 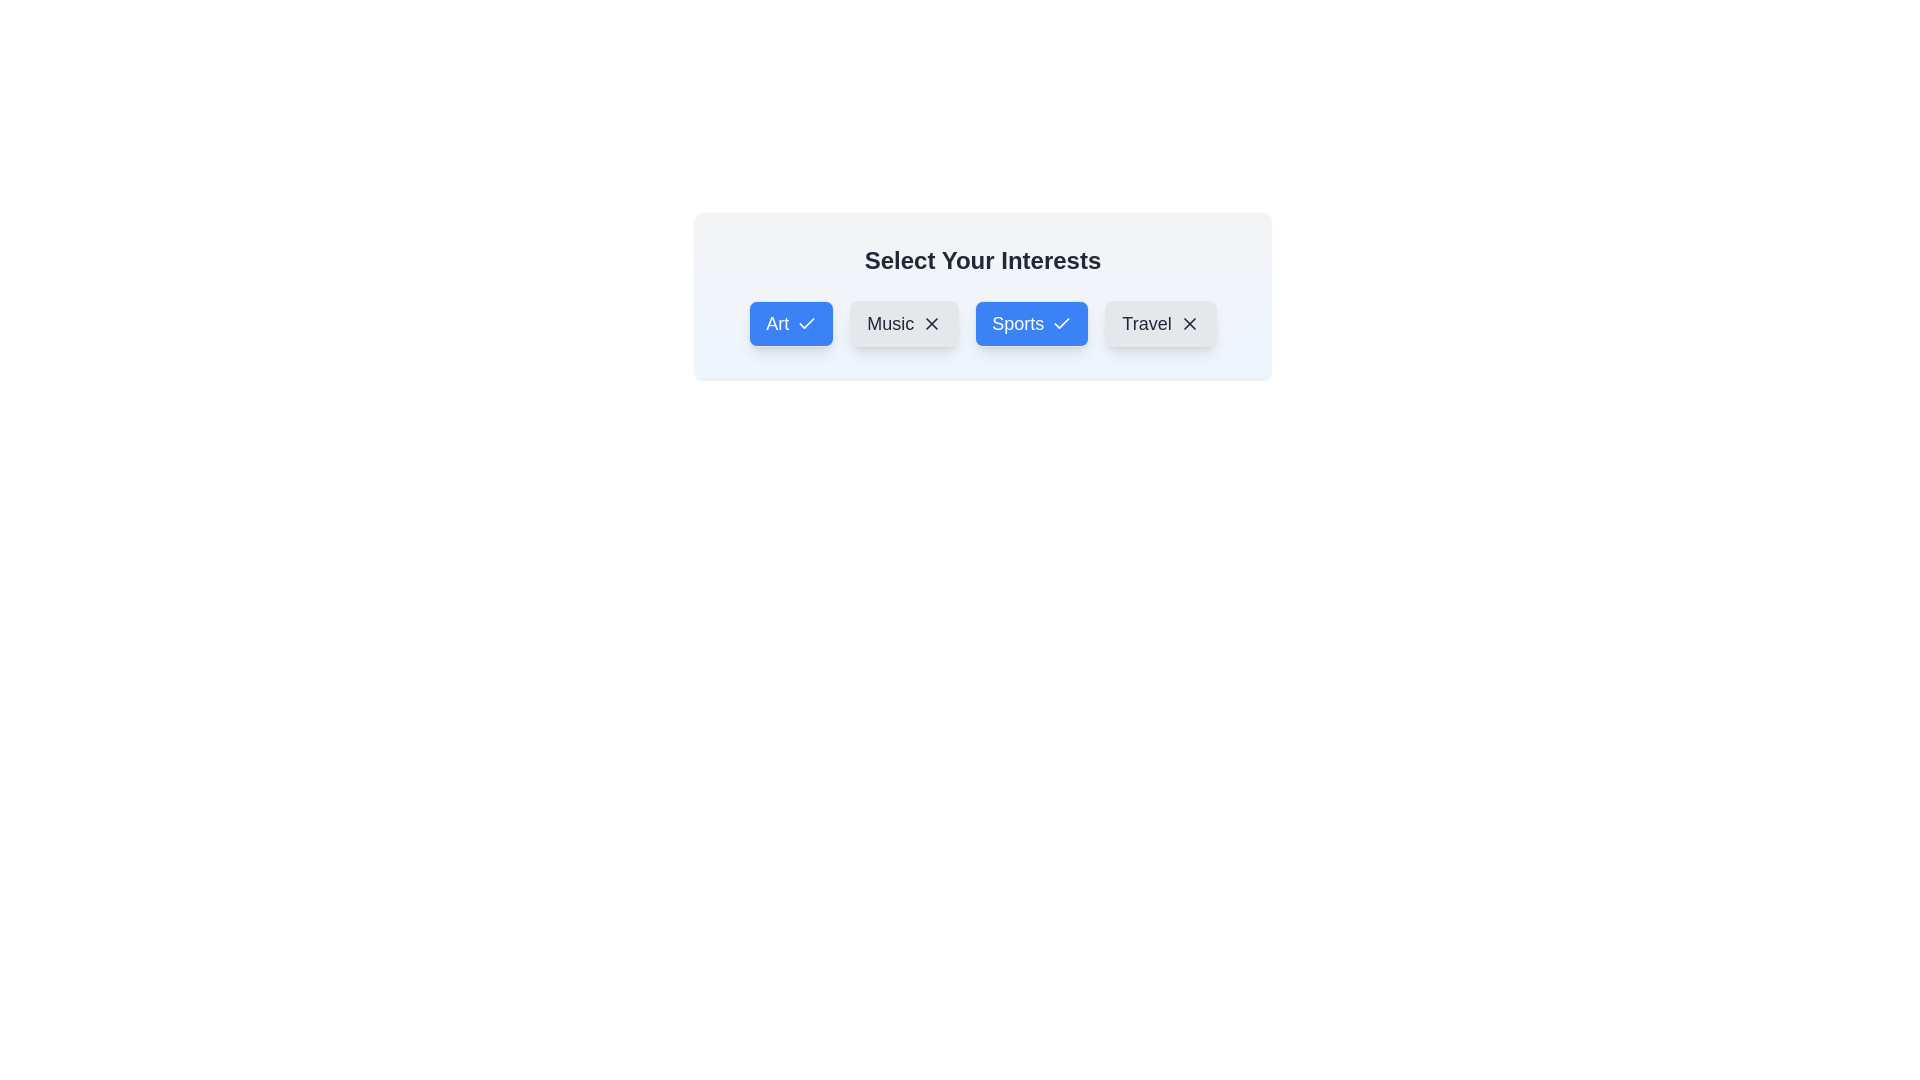 I want to click on the interest item Travel, so click(x=1161, y=323).